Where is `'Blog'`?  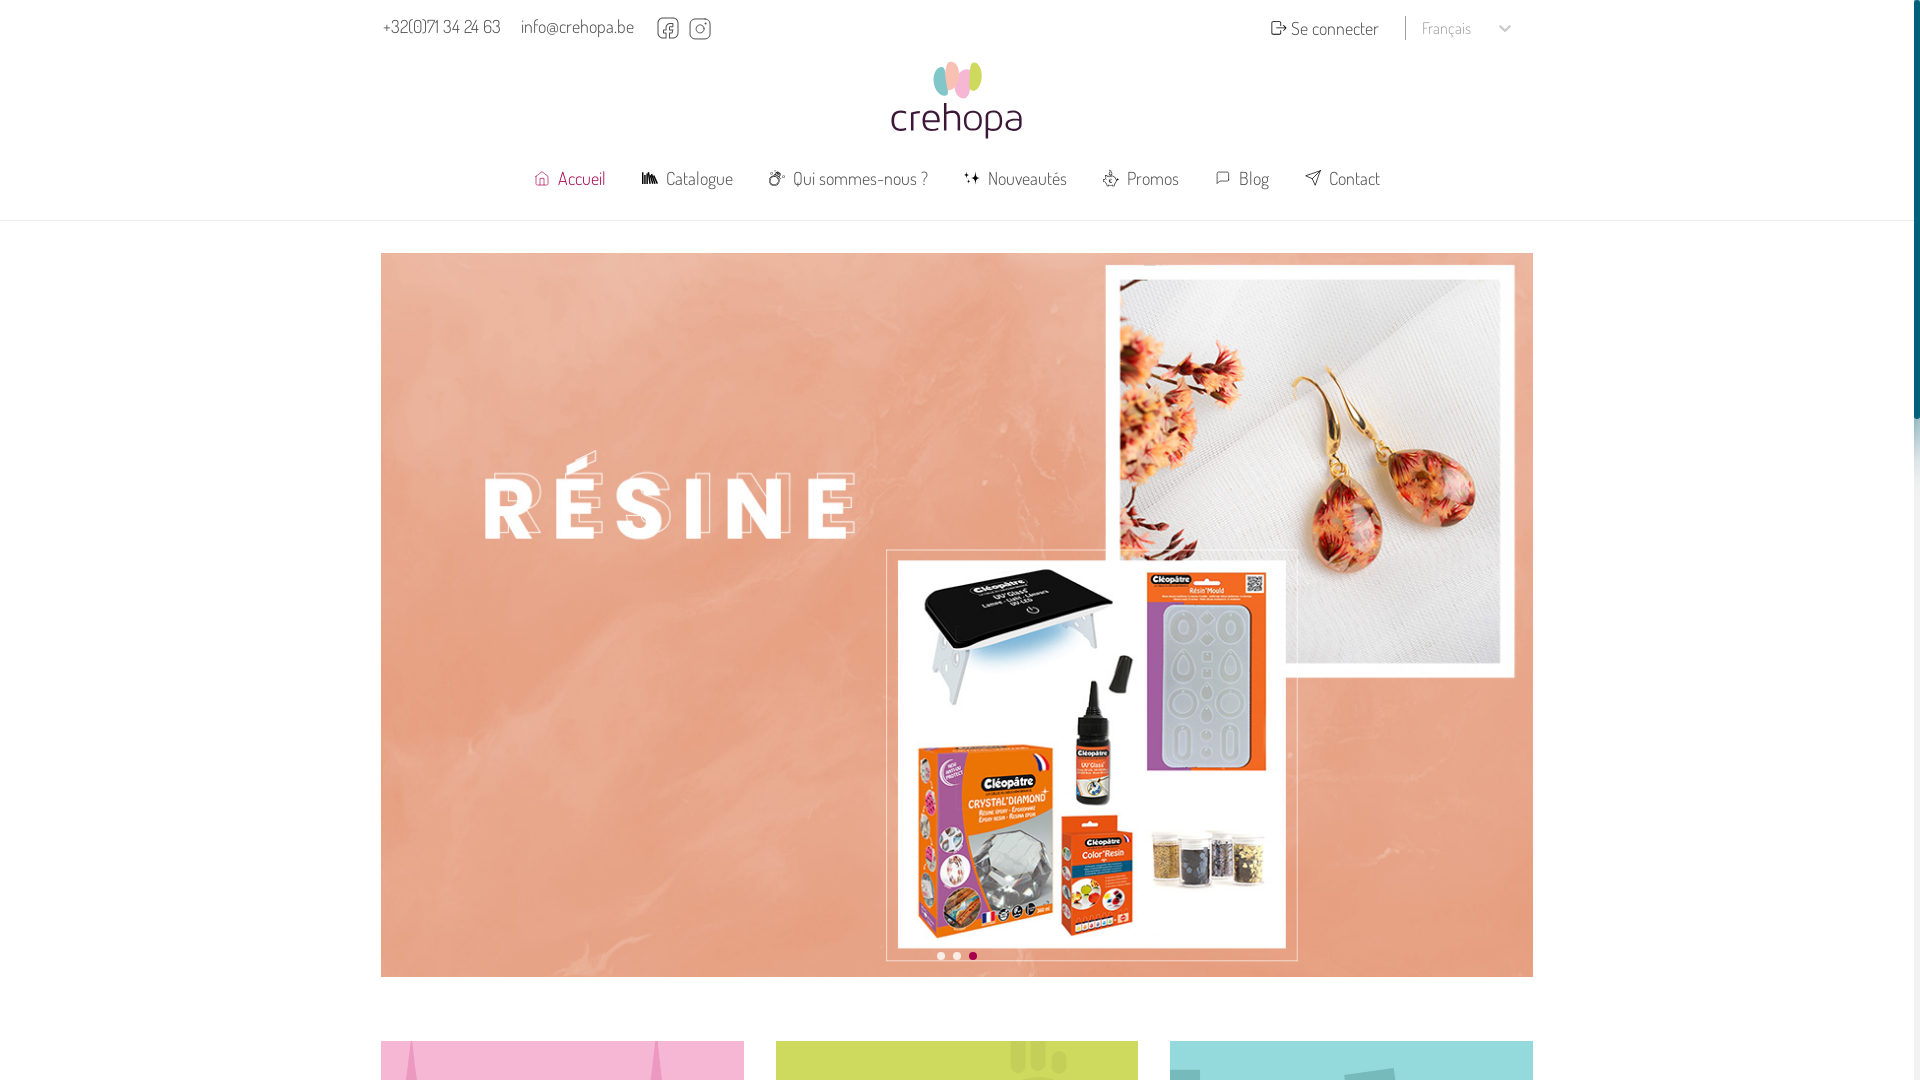 'Blog' is located at coordinates (1241, 176).